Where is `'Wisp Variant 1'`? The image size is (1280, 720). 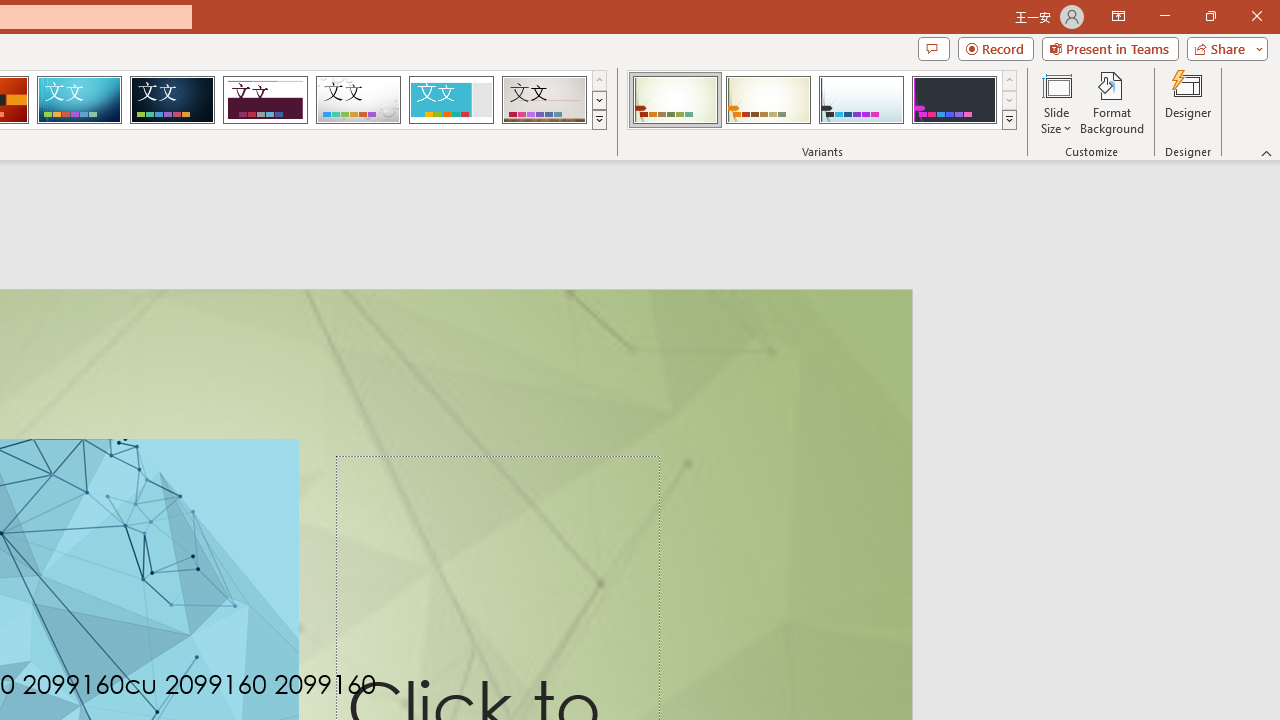
'Wisp Variant 1' is located at coordinates (675, 100).